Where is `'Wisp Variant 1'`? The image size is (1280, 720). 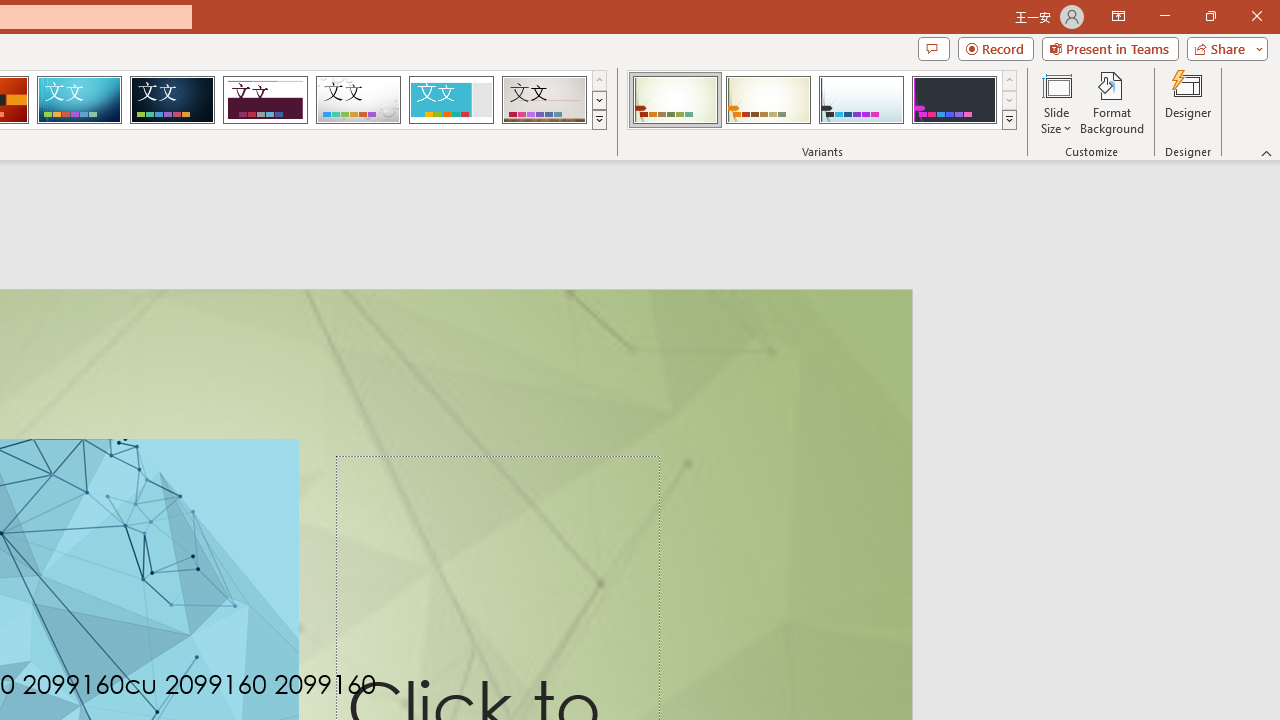
'Wisp Variant 1' is located at coordinates (675, 100).